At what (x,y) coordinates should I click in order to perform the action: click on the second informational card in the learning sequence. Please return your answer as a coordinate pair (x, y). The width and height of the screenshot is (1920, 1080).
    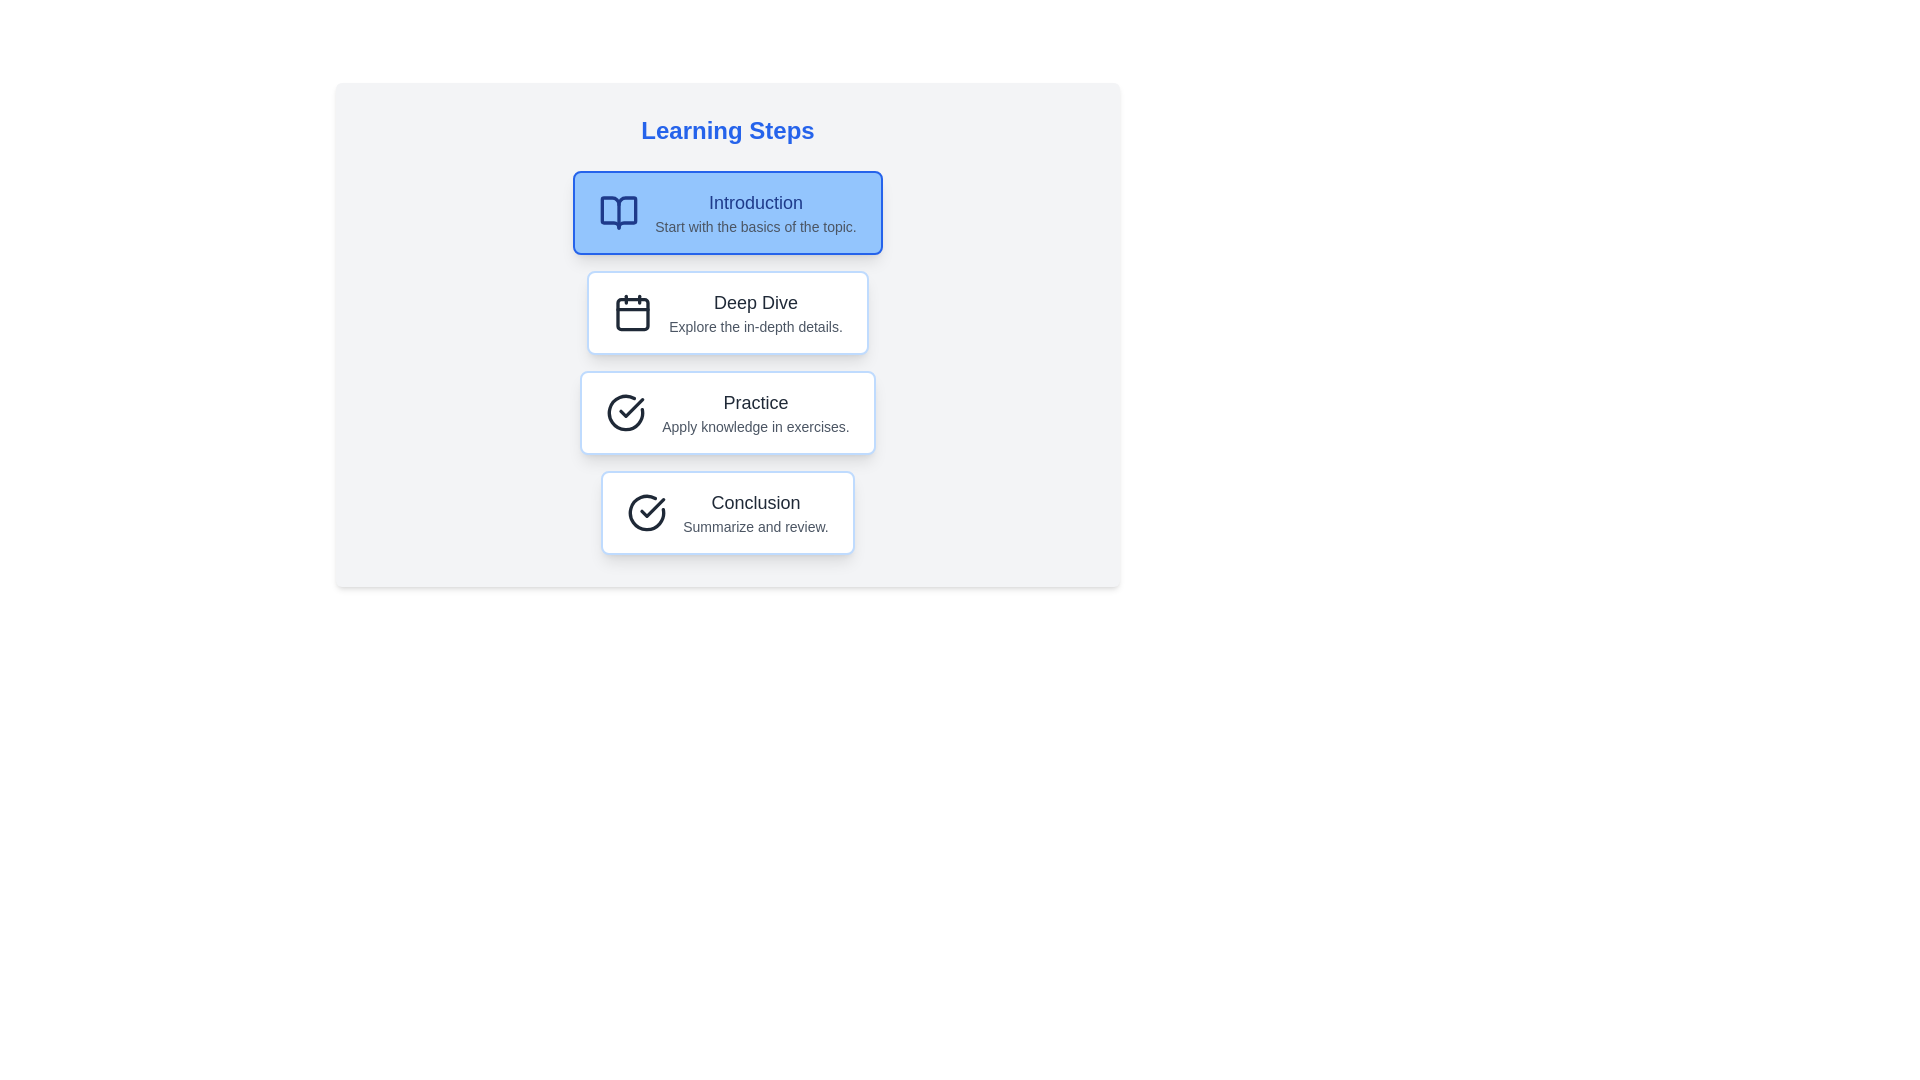
    Looking at the image, I should click on (727, 334).